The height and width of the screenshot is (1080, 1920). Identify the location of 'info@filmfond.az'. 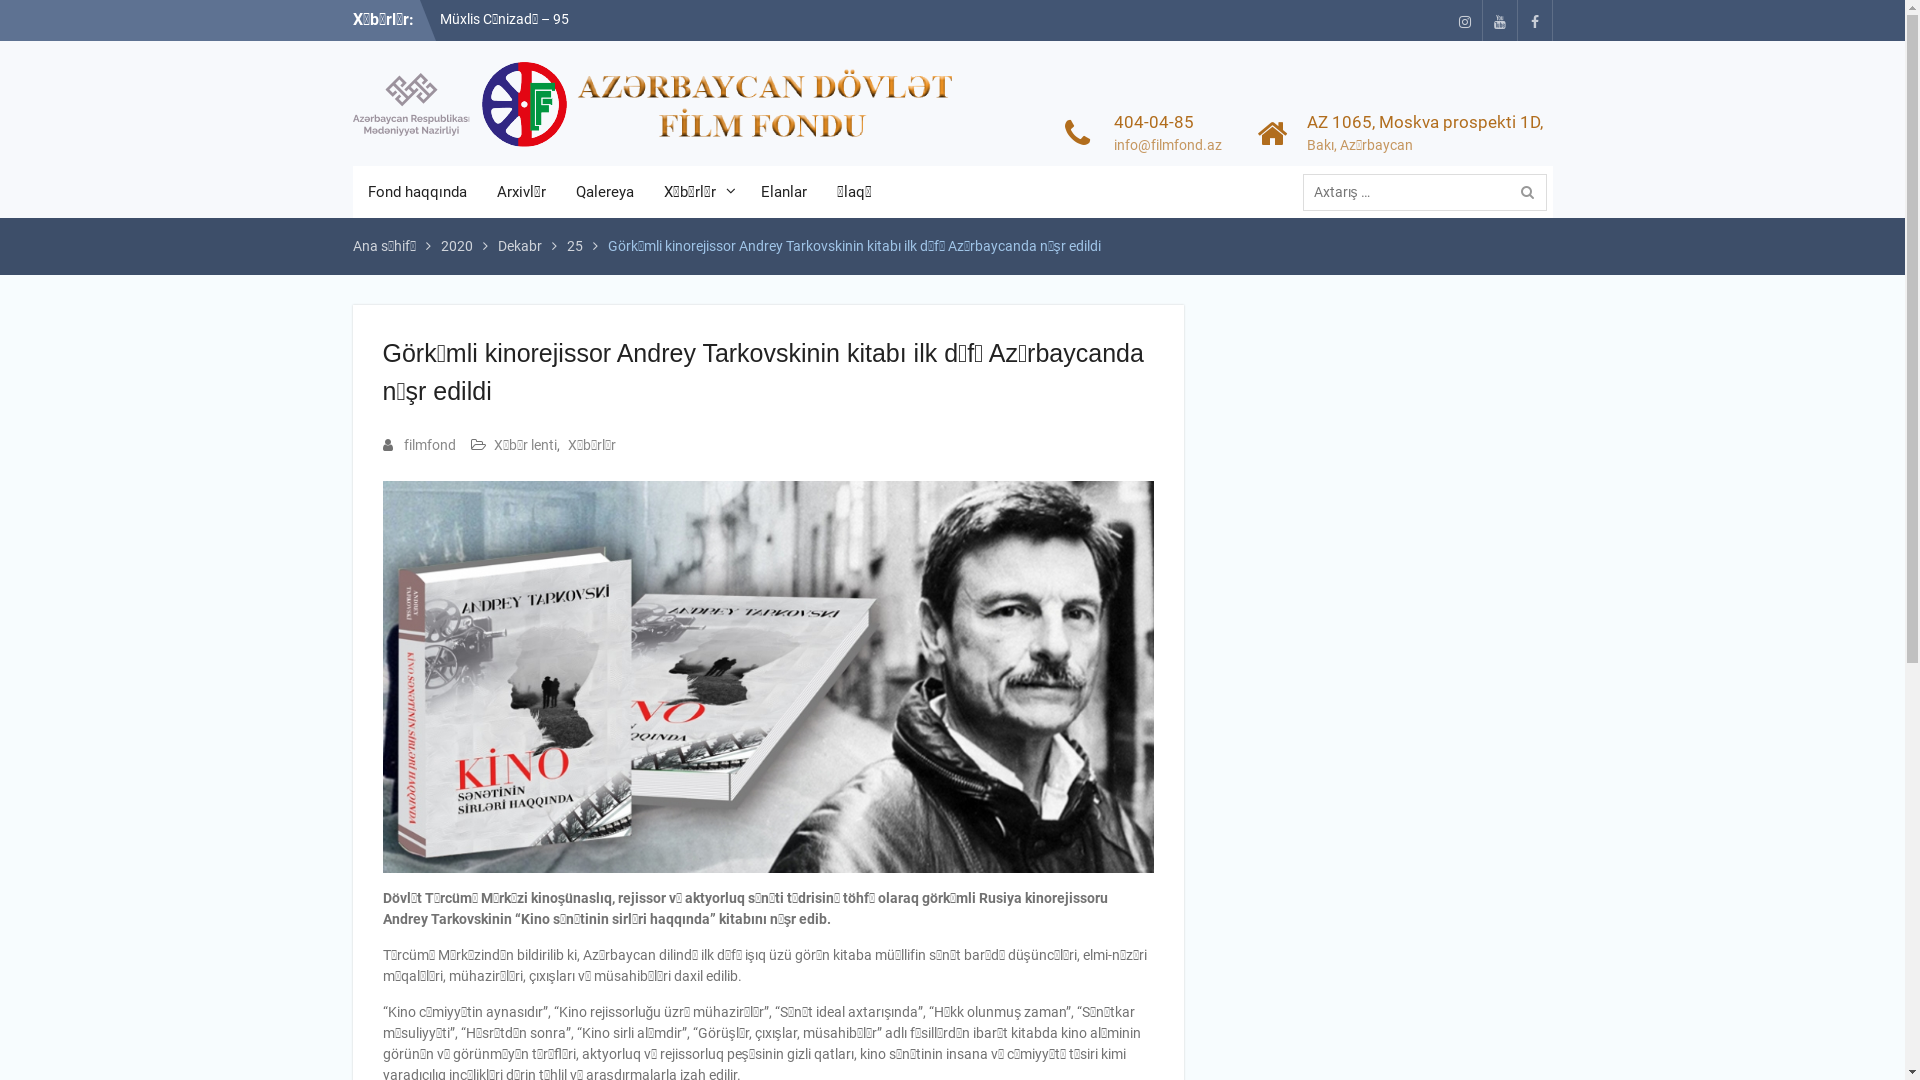
(1166, 144).